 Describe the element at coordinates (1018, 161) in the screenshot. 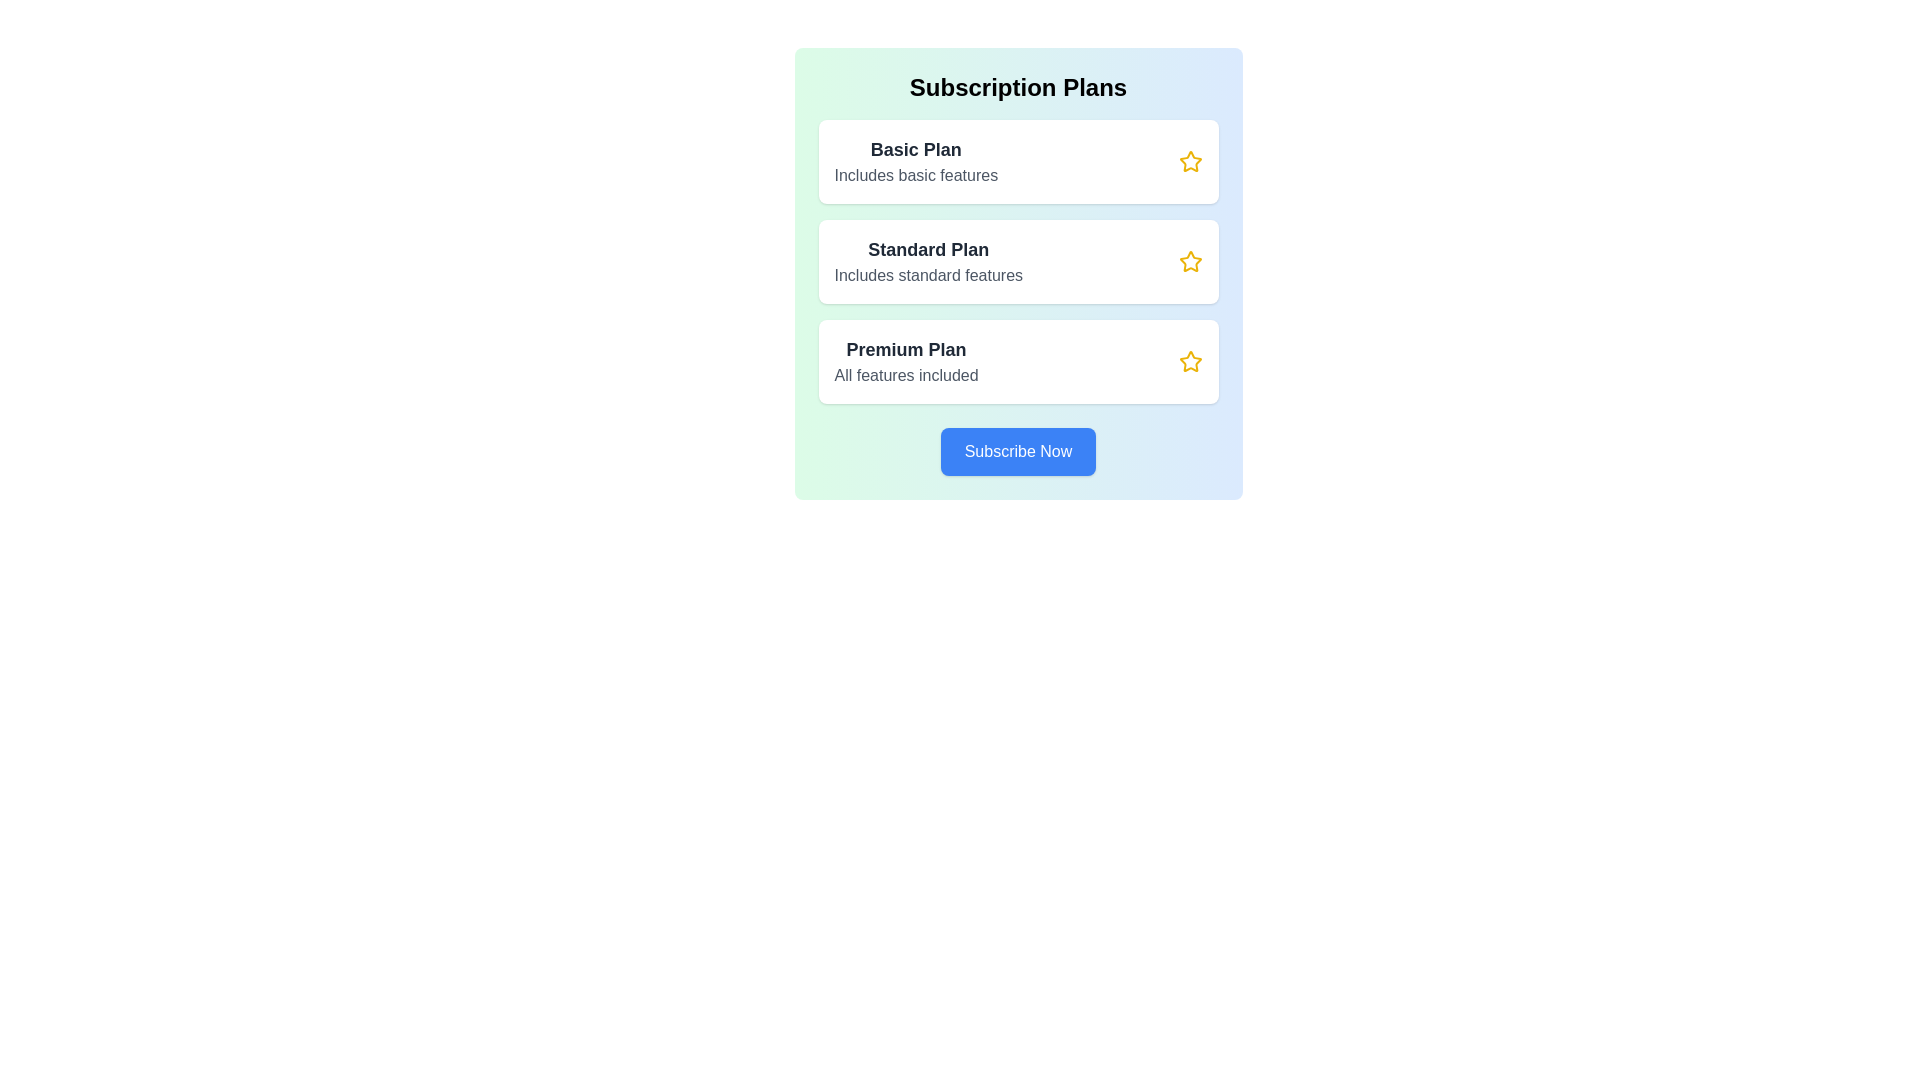

I see `the subscription plan named Basic Plan to view its details` at that location.